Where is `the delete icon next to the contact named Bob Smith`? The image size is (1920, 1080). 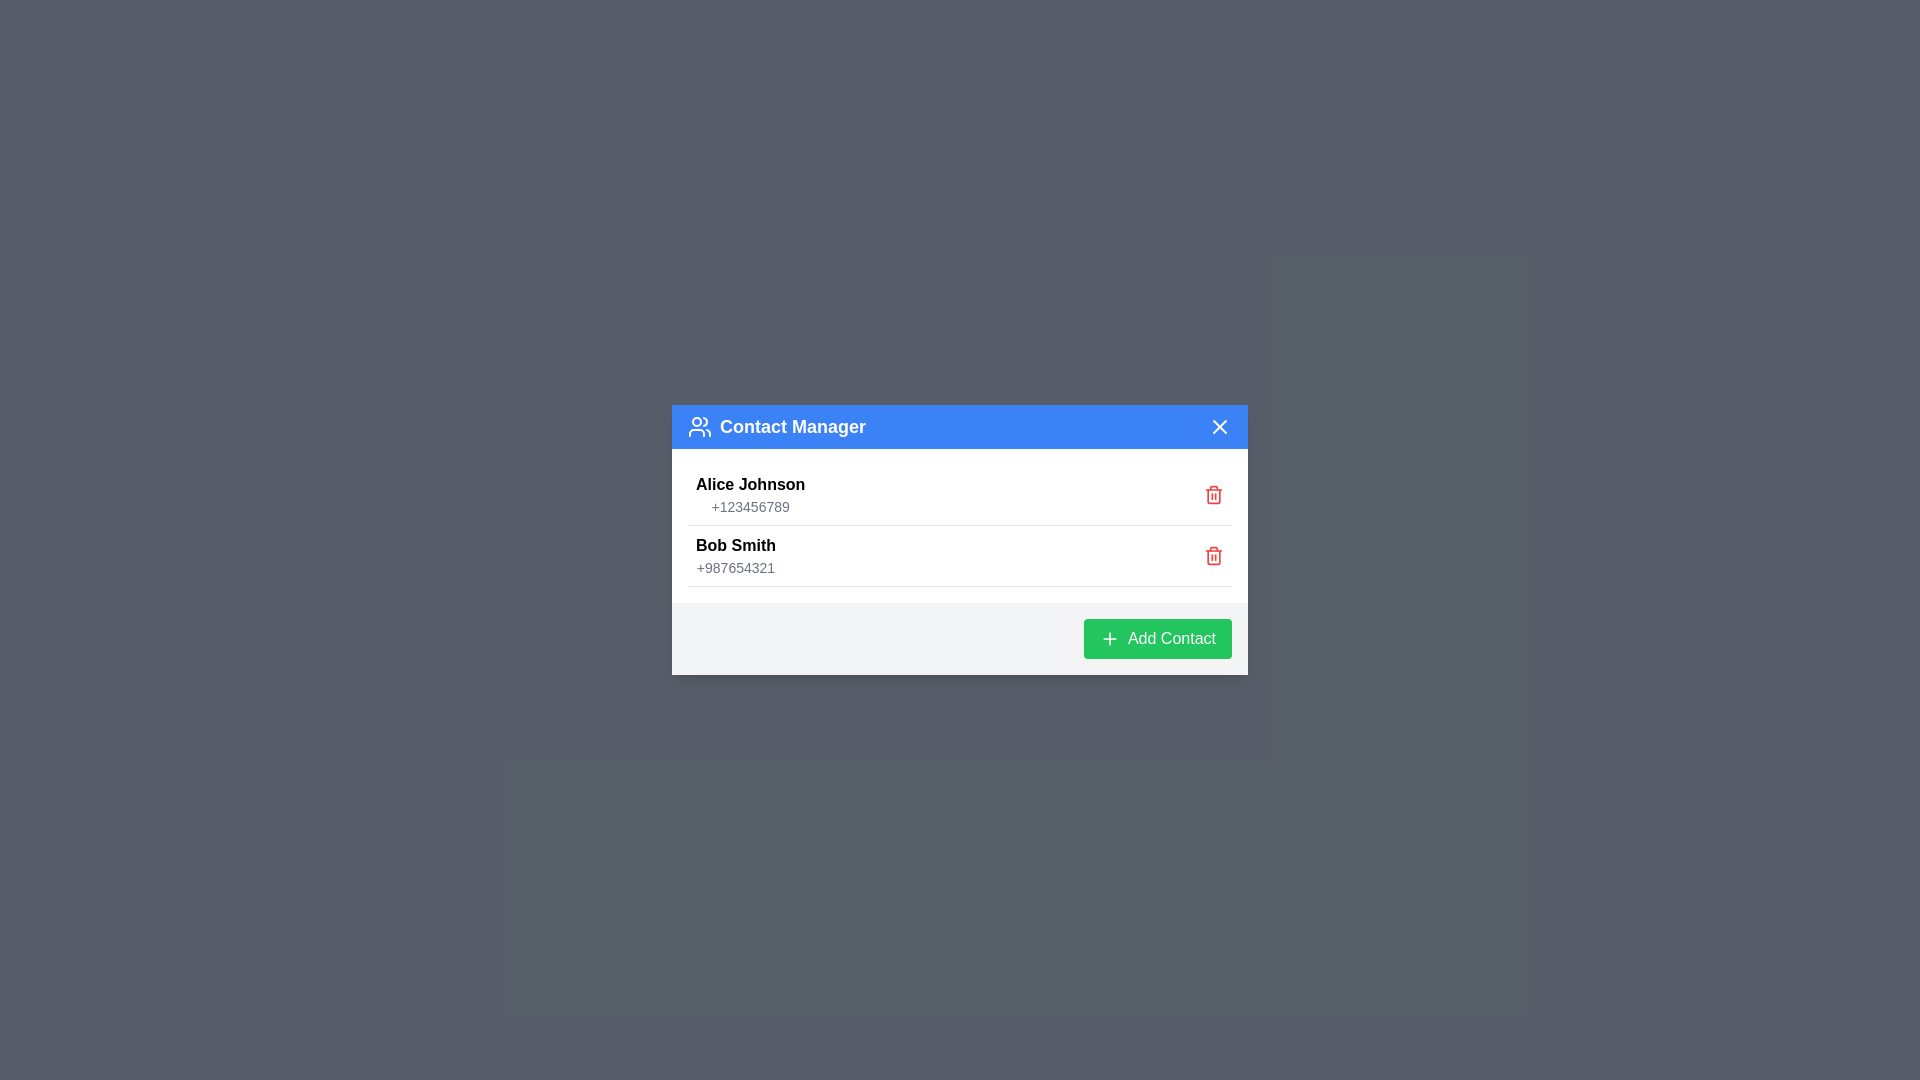
the delete icon next to the contact named Bob Smith is located at coordinates (1213, 555).